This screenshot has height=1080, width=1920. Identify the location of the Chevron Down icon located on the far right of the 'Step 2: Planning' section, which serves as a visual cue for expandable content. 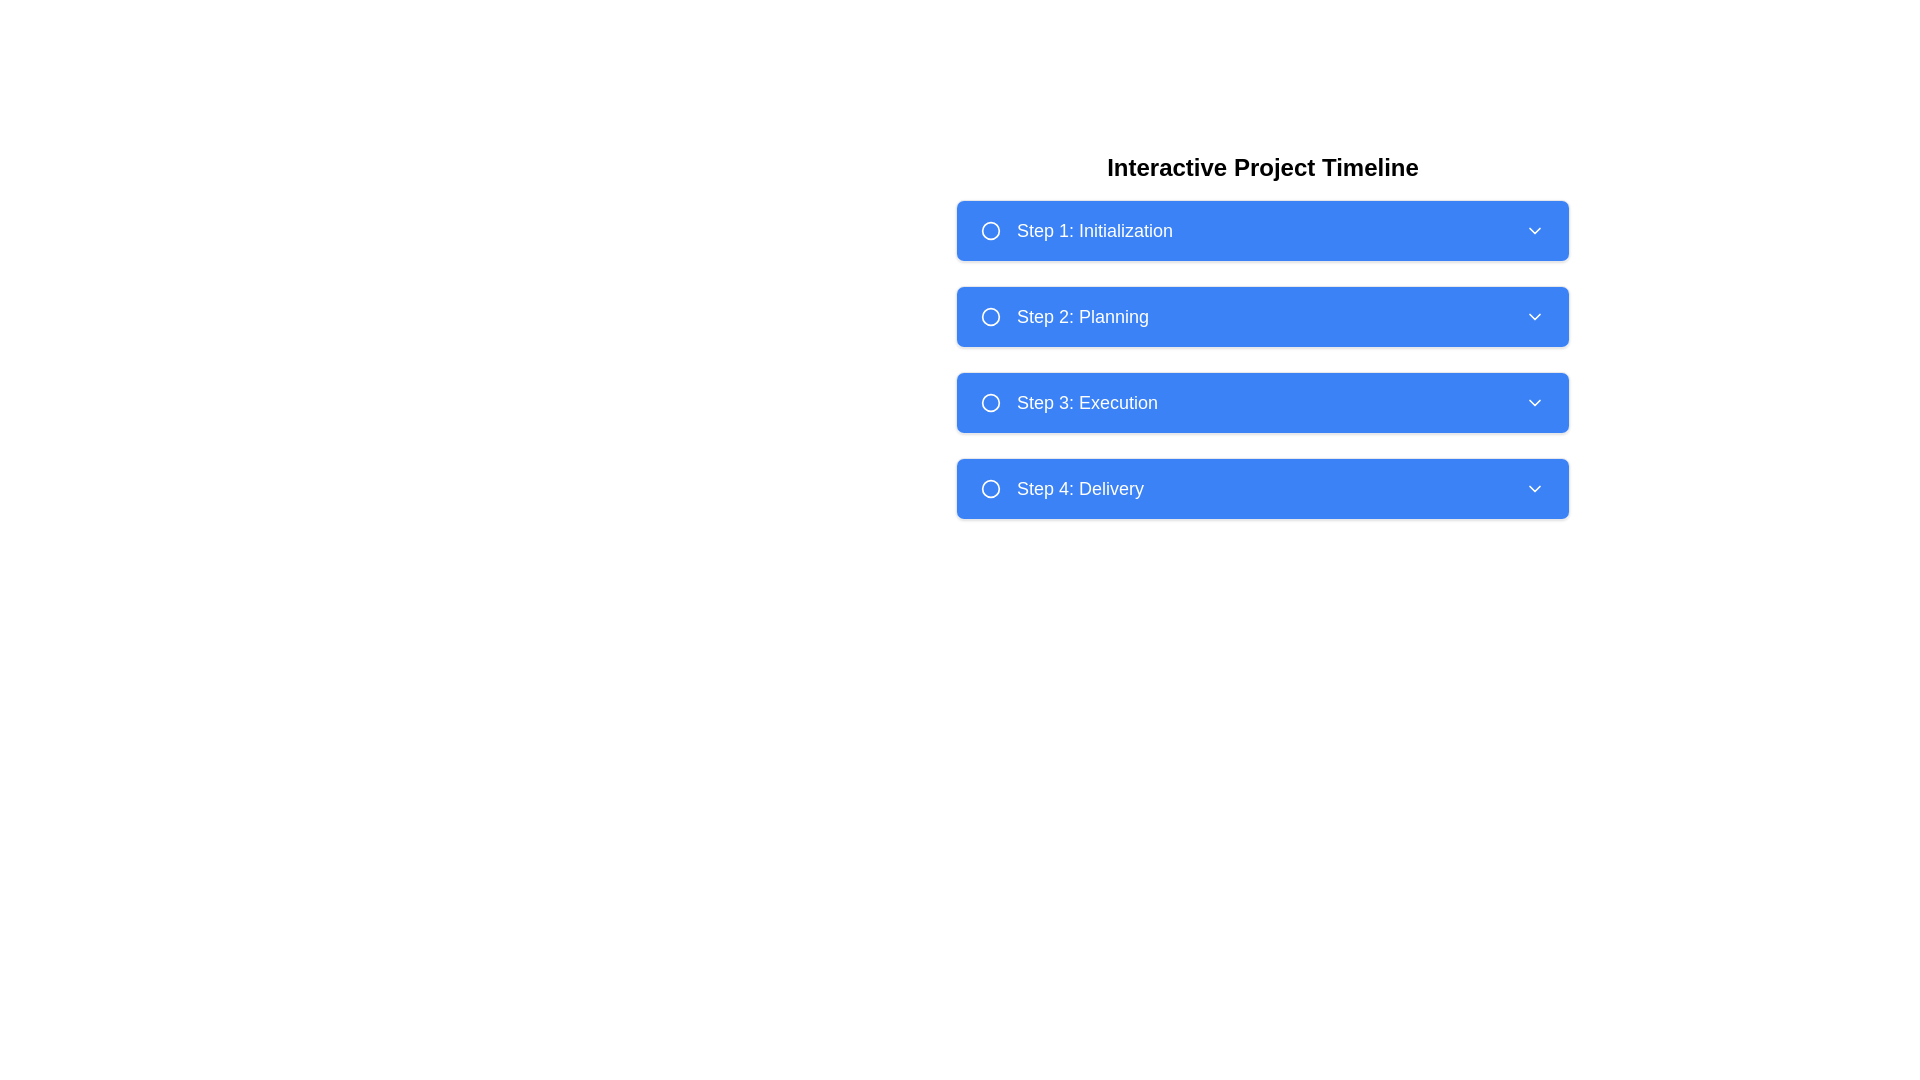
(1534, 315).